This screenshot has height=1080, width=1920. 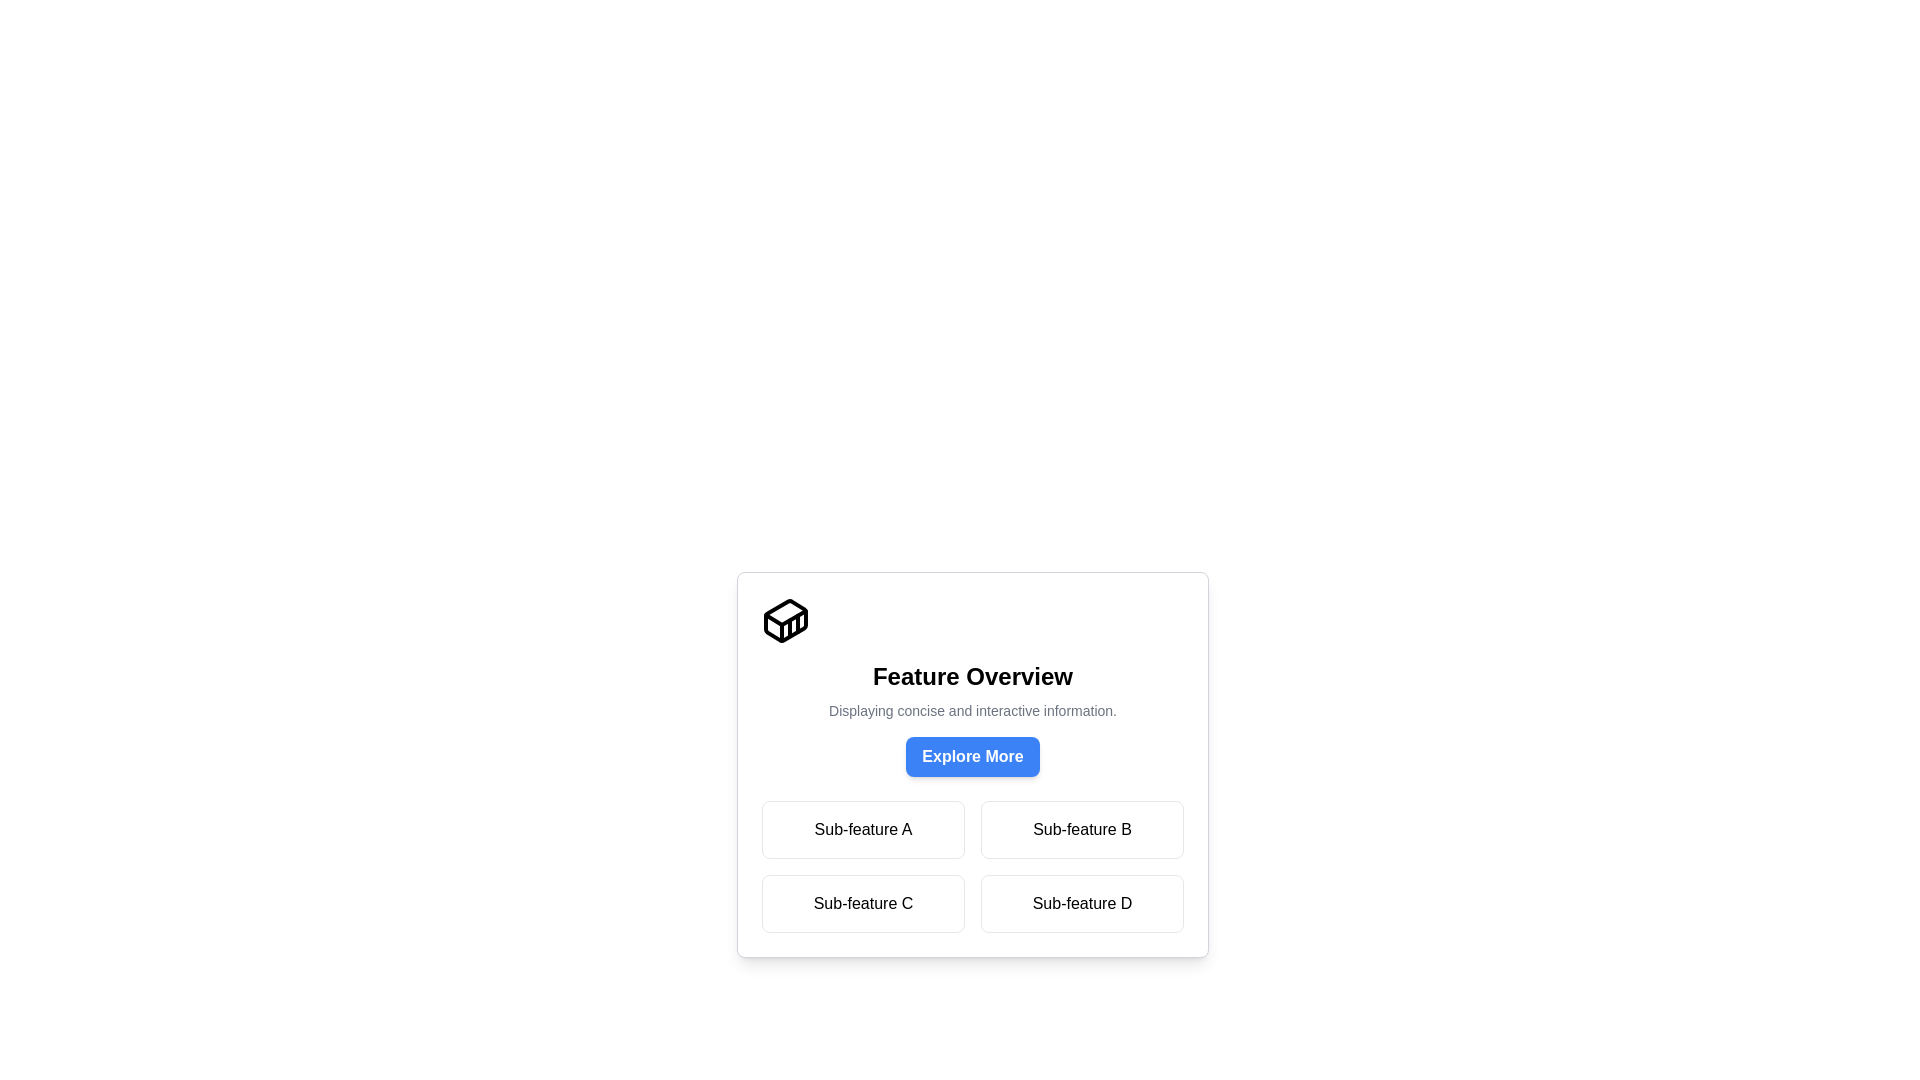 What do you see at coordinates (973, 709) in the screenshot?
I see `the text label that provides additional context below the 'Feature Overview' heading and above the 'Explore More' button` at bounding box center [973, 709].